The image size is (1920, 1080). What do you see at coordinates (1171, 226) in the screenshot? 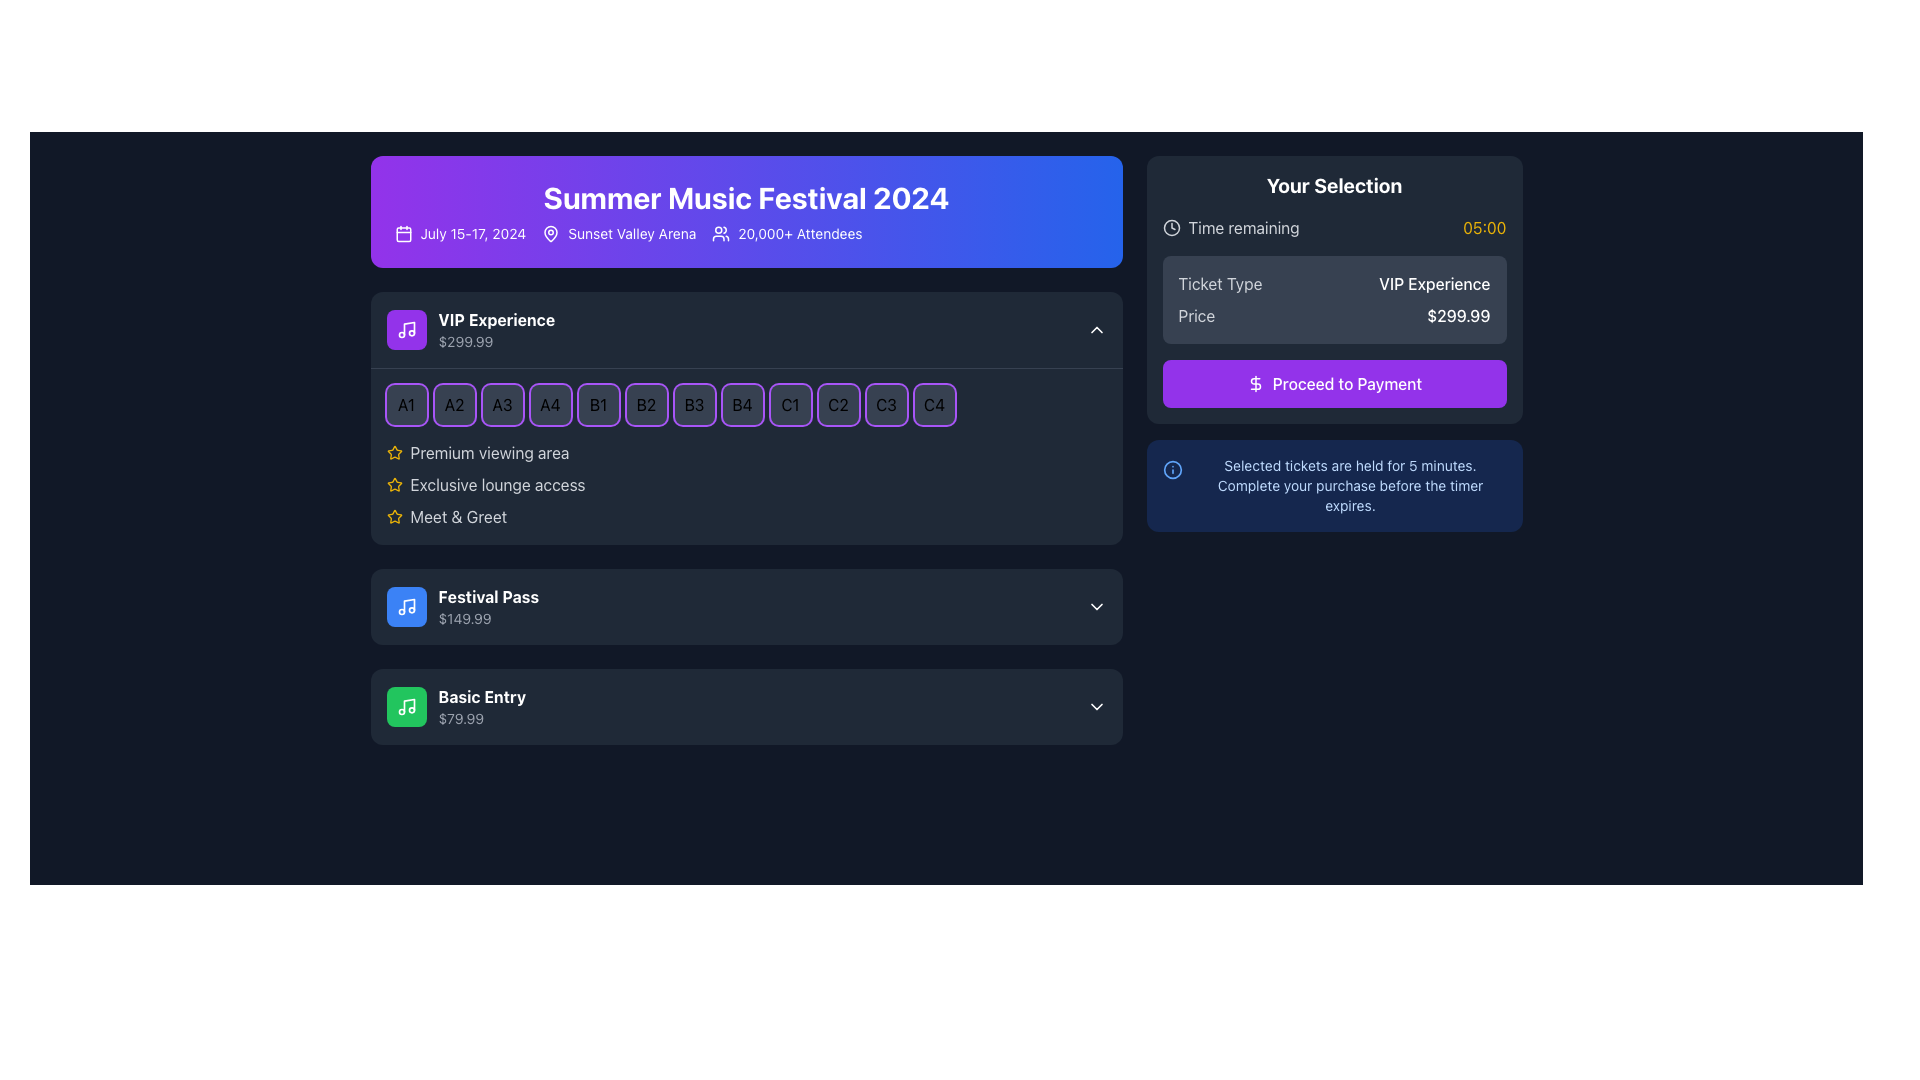
I see `the circular clock outline icon in the 'Your Selection' summary panel, which is located before the 'Time Remaining' label` at bounding box center [1171, 226].